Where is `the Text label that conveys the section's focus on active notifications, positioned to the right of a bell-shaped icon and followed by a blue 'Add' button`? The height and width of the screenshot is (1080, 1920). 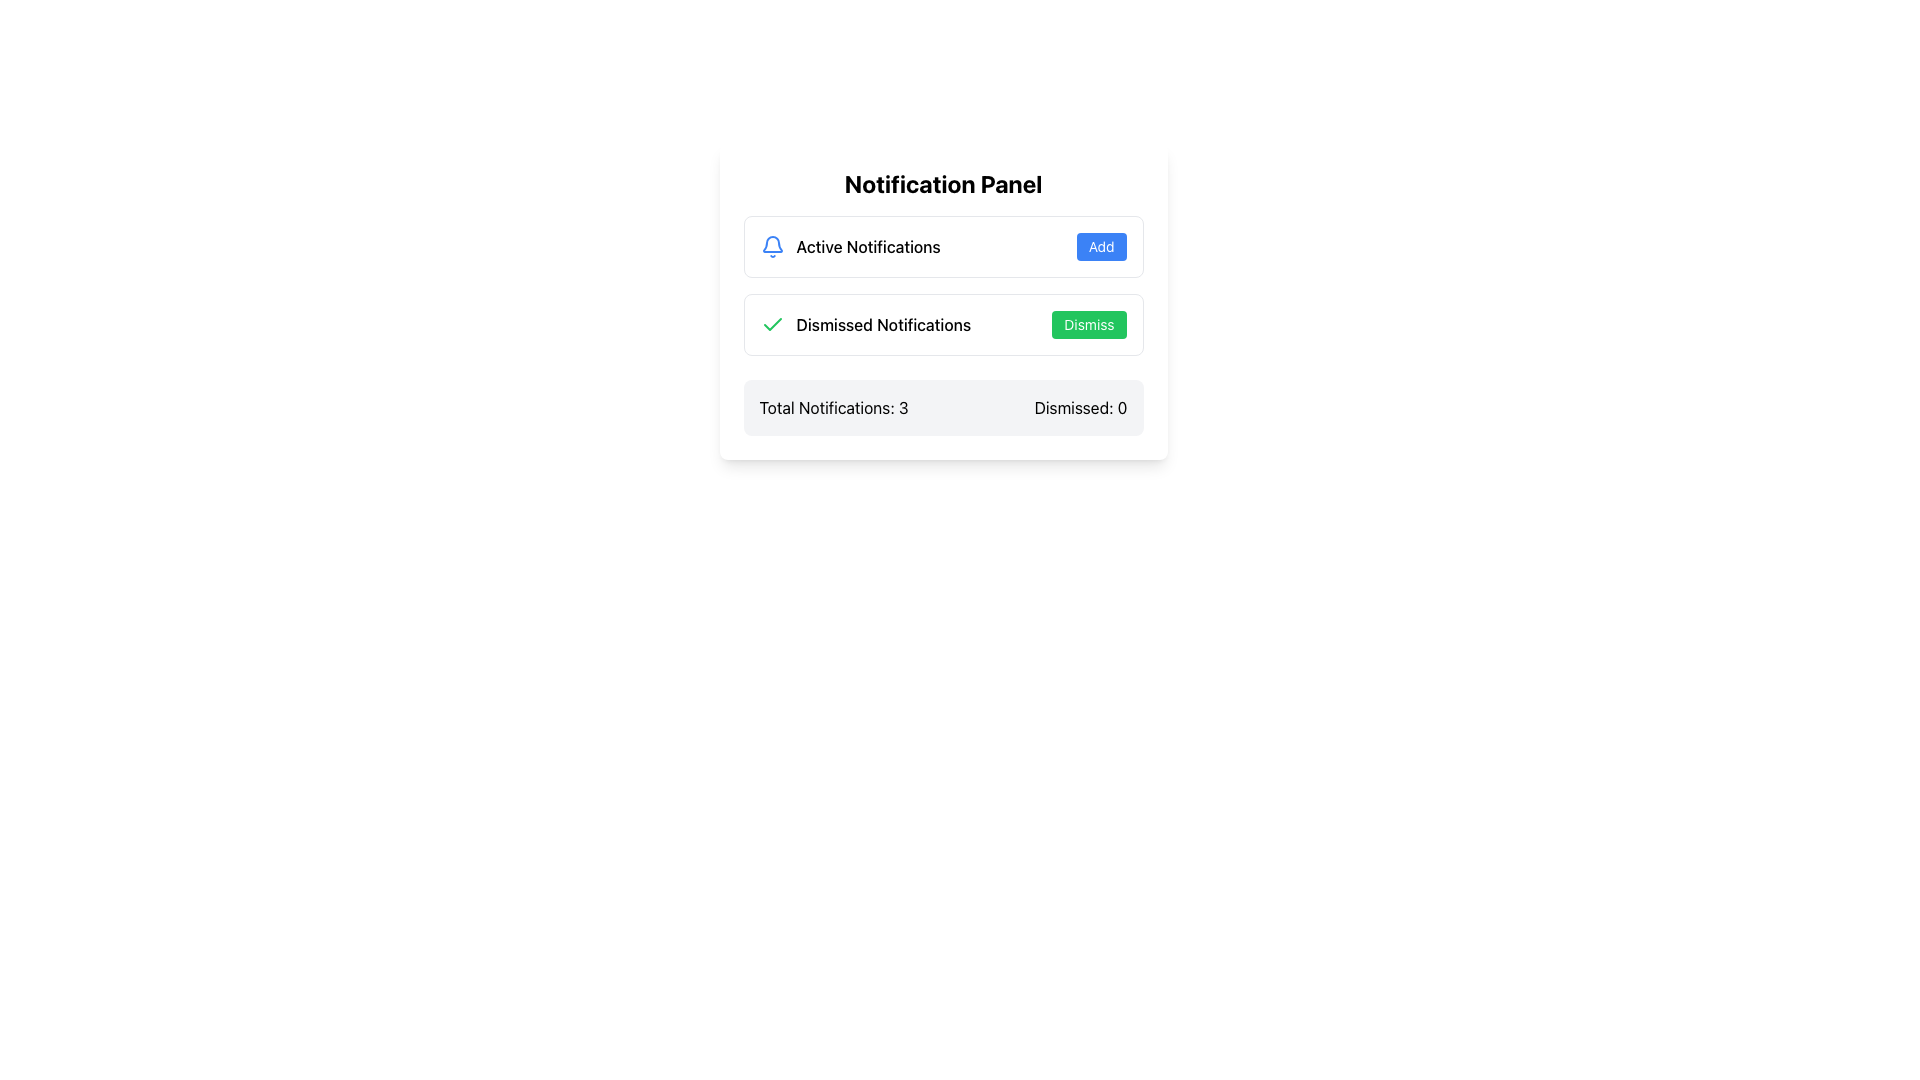
the Text label that conveys the section's focus on active notifications, positioned to the right of a bell-shaped icon and followed by a blue 'Add' button is located at coordinates (868, 245).